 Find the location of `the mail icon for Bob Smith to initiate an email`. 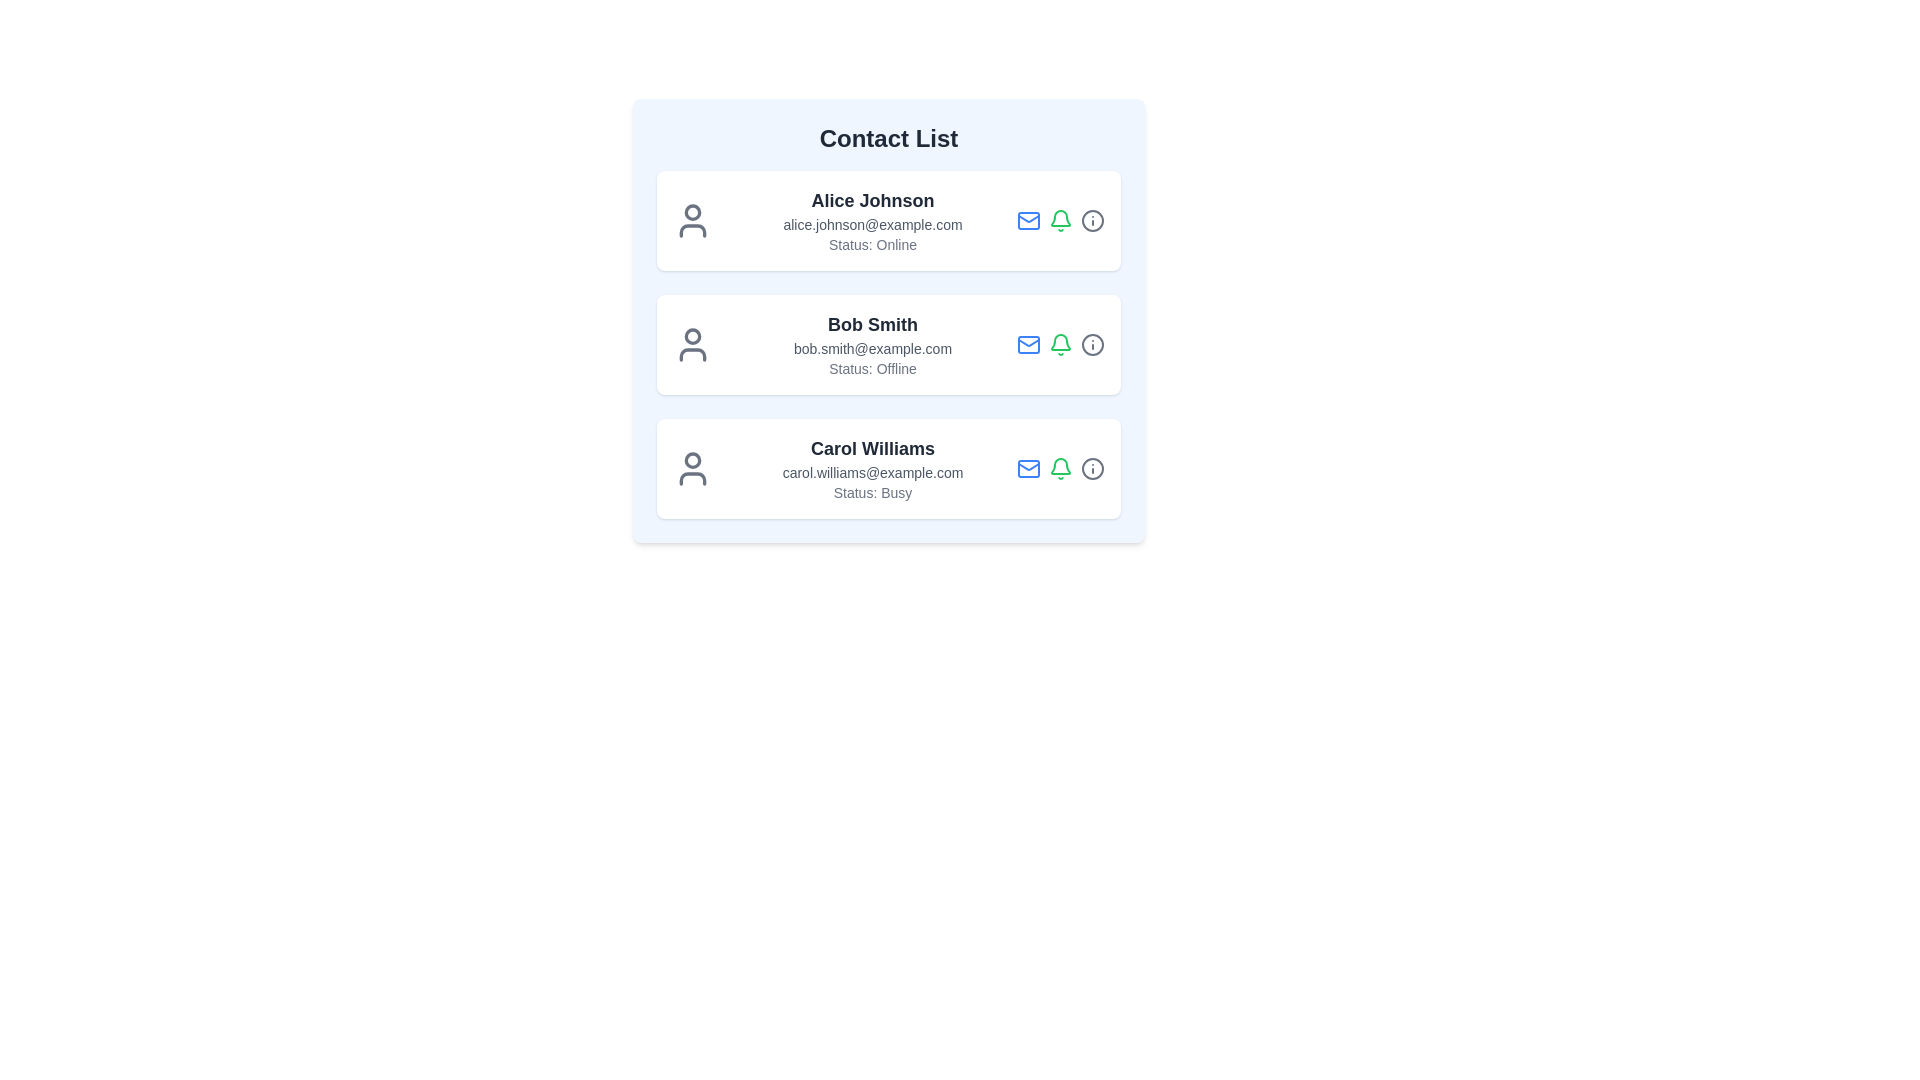

the mail icon for Bob Smith to initiate an email is located at coordinates (1028, 343).